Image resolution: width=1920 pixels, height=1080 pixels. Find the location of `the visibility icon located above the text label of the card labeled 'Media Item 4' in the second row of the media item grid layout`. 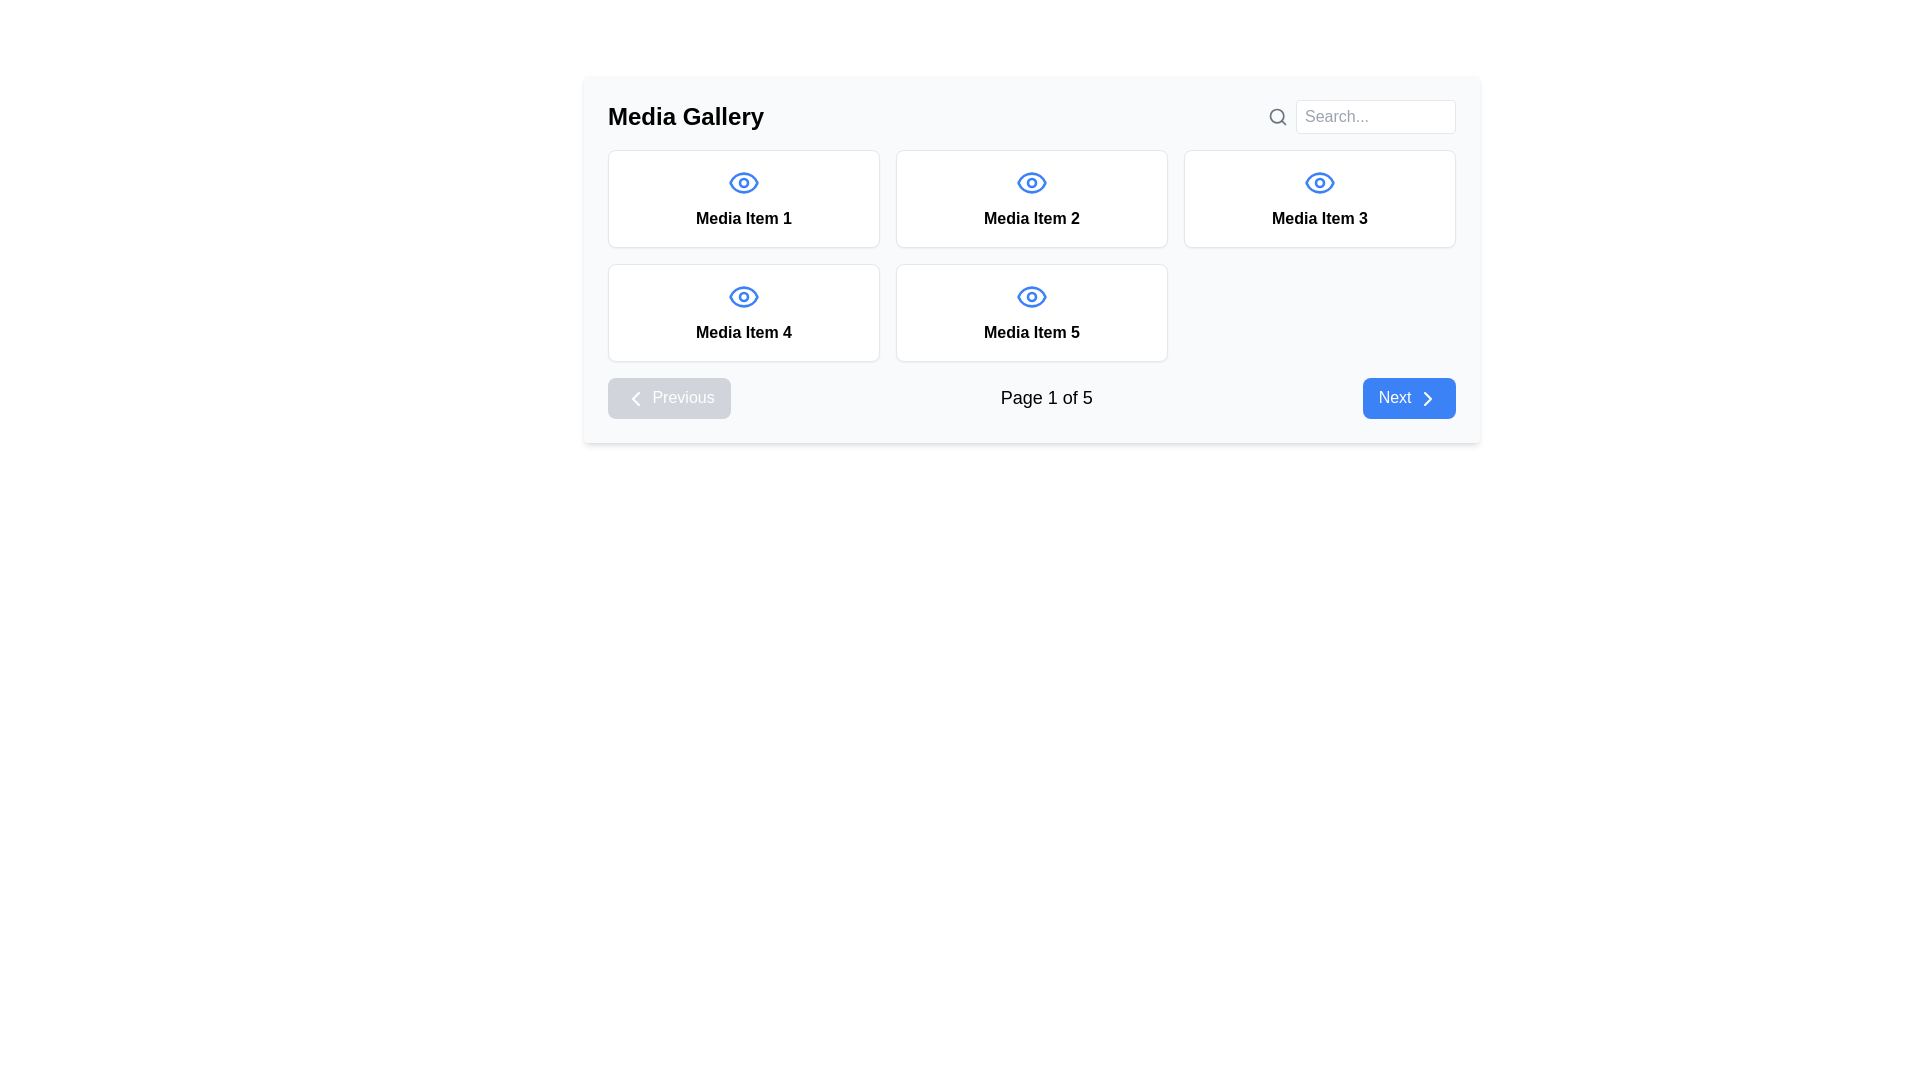

the visibility icon located above the text label of the card labeled 'Media Item 4' in the second row of the media item grid layout is located at coordinates (743, 297).